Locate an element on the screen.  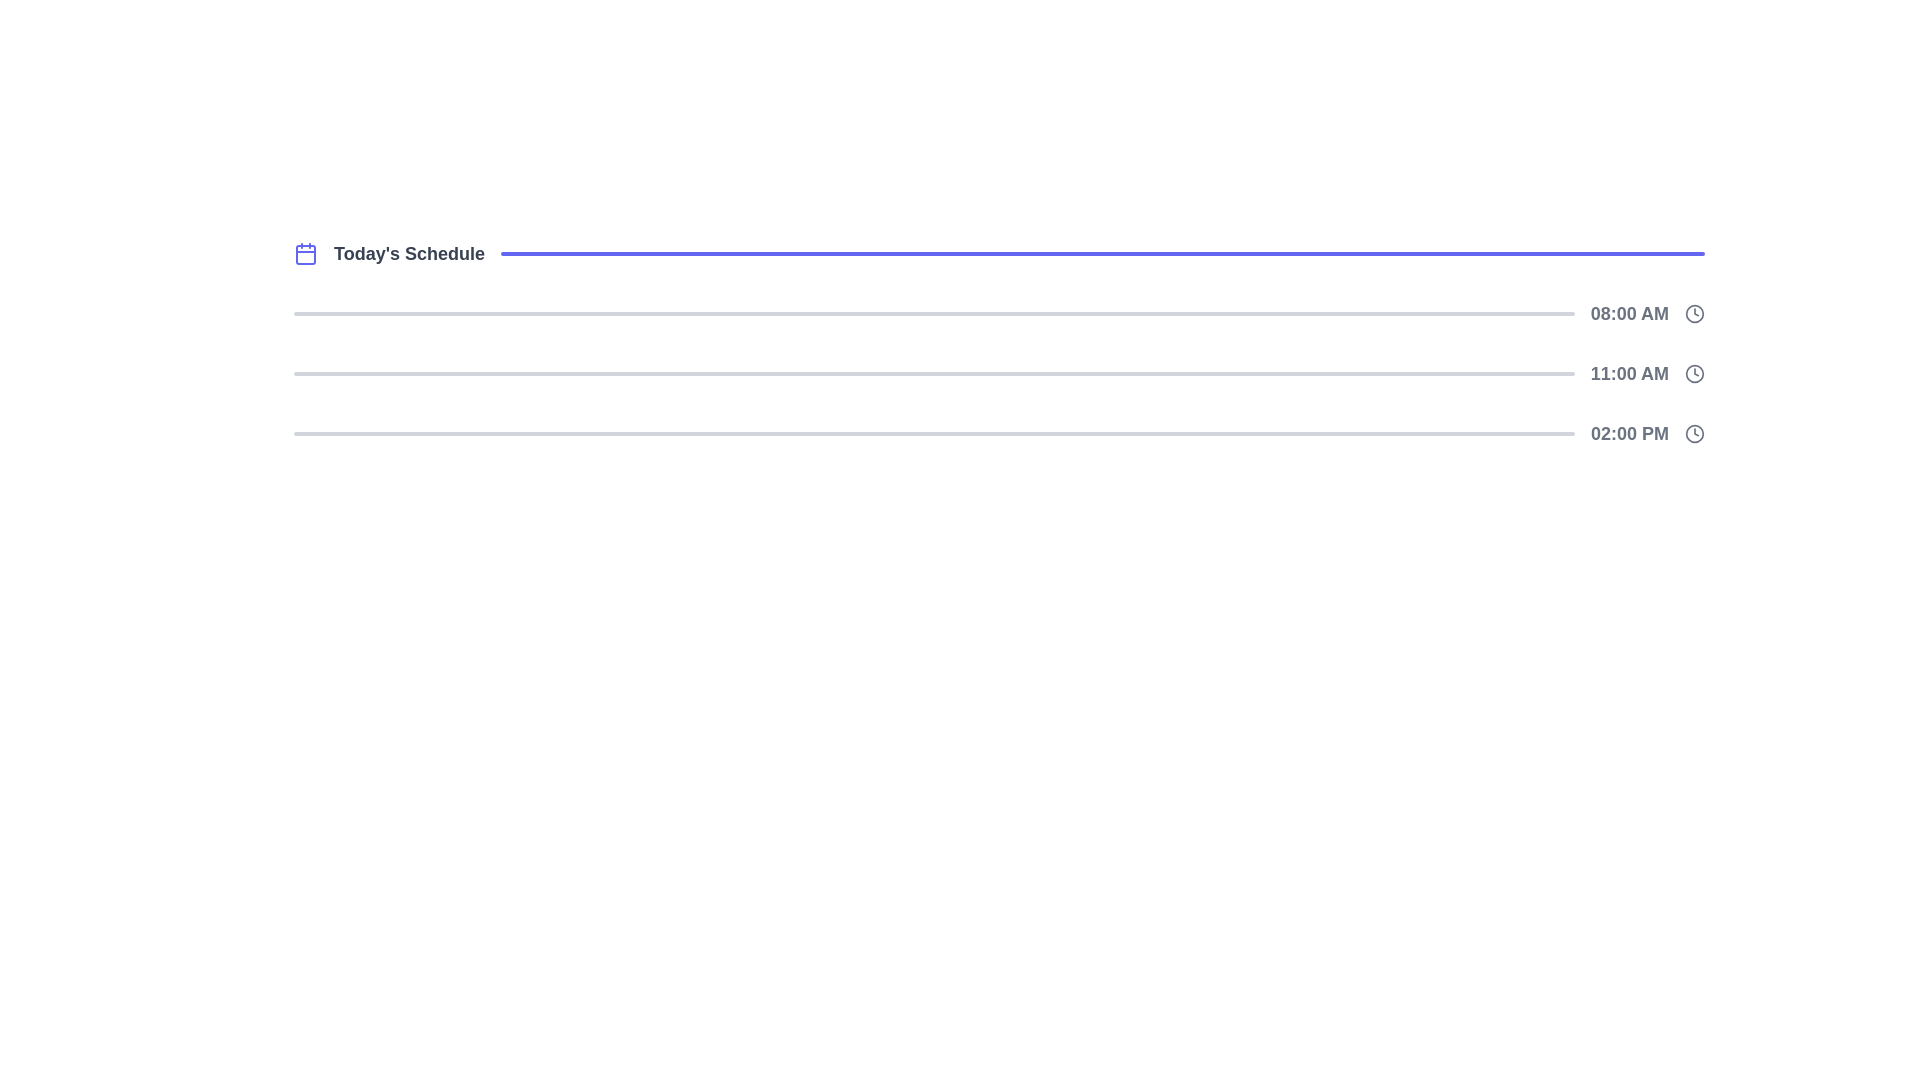
time information from the second schedule time slot element located between '08:00 AM' and '02:00 PM' is located at coordinates (999, 374).